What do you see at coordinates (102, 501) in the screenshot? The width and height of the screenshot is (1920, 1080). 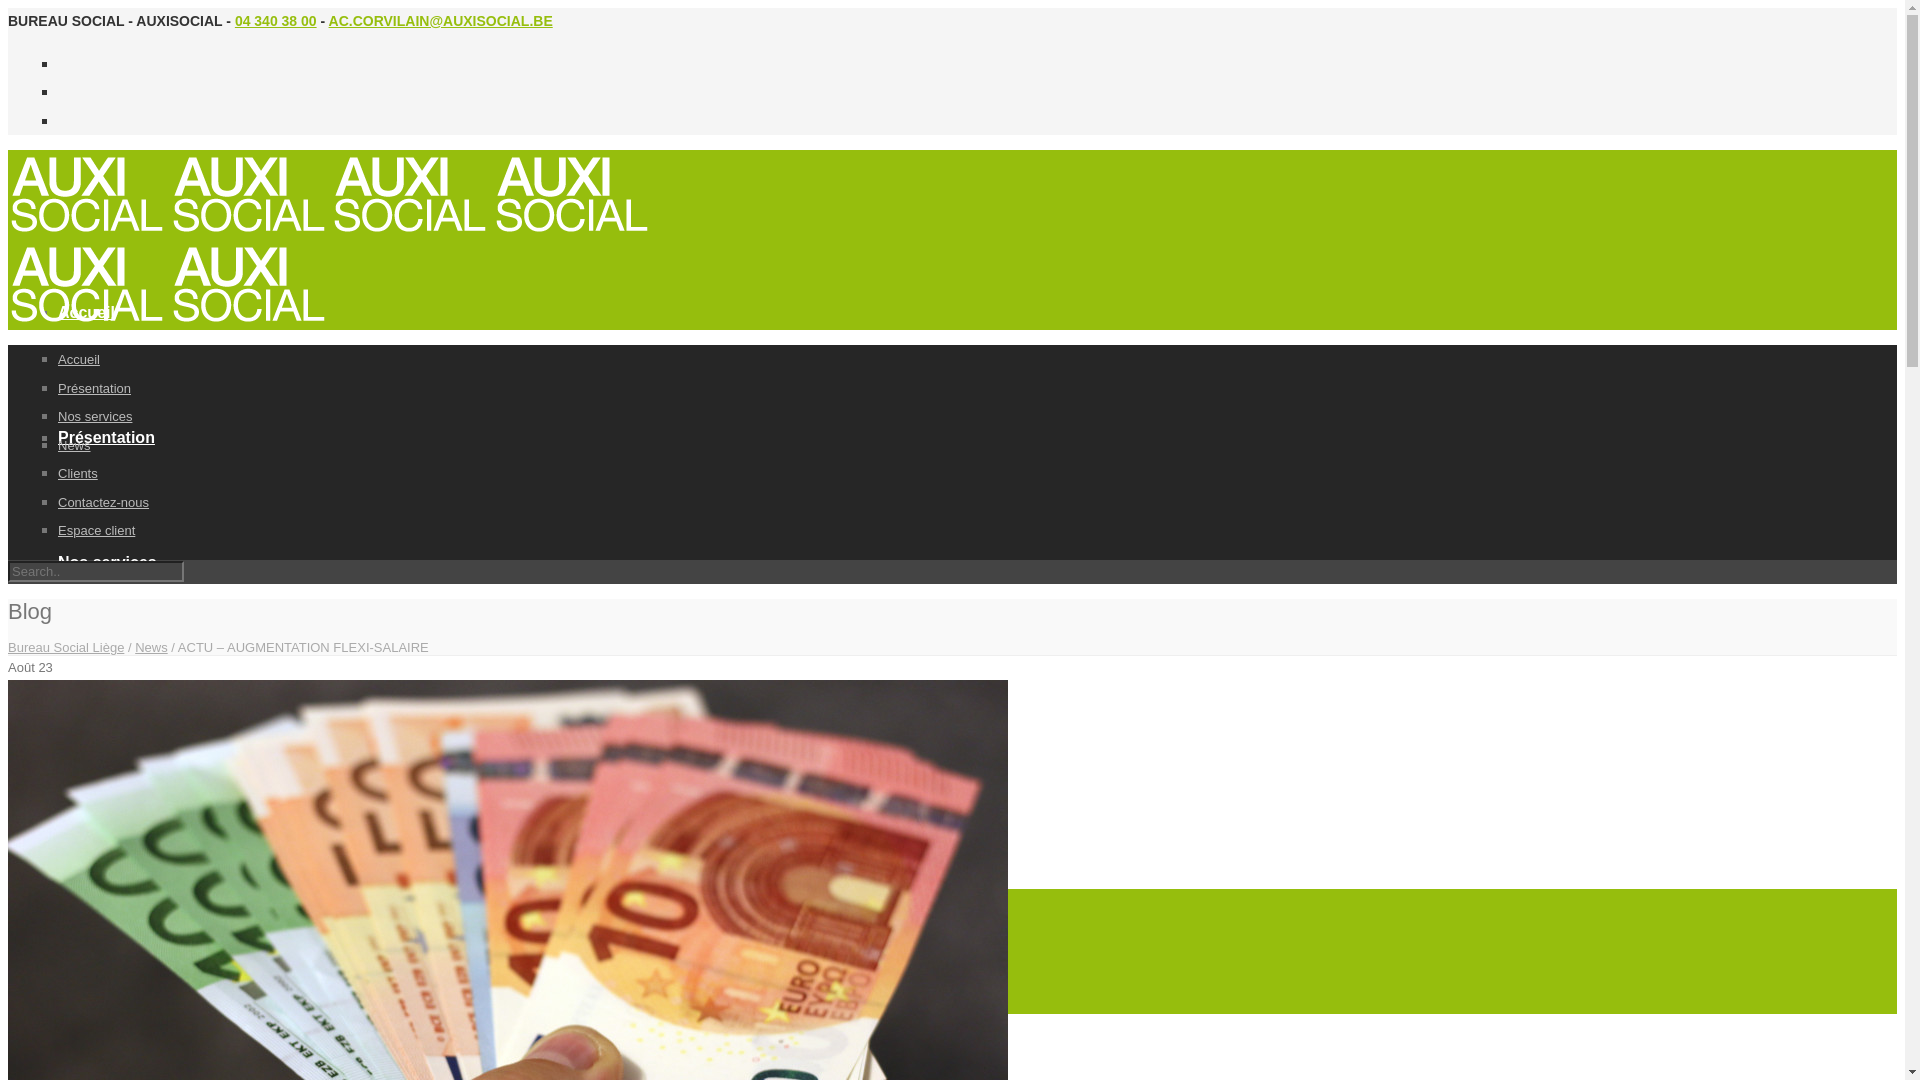 I see `'Contactez-nous'` at bounding box center [102, 501].